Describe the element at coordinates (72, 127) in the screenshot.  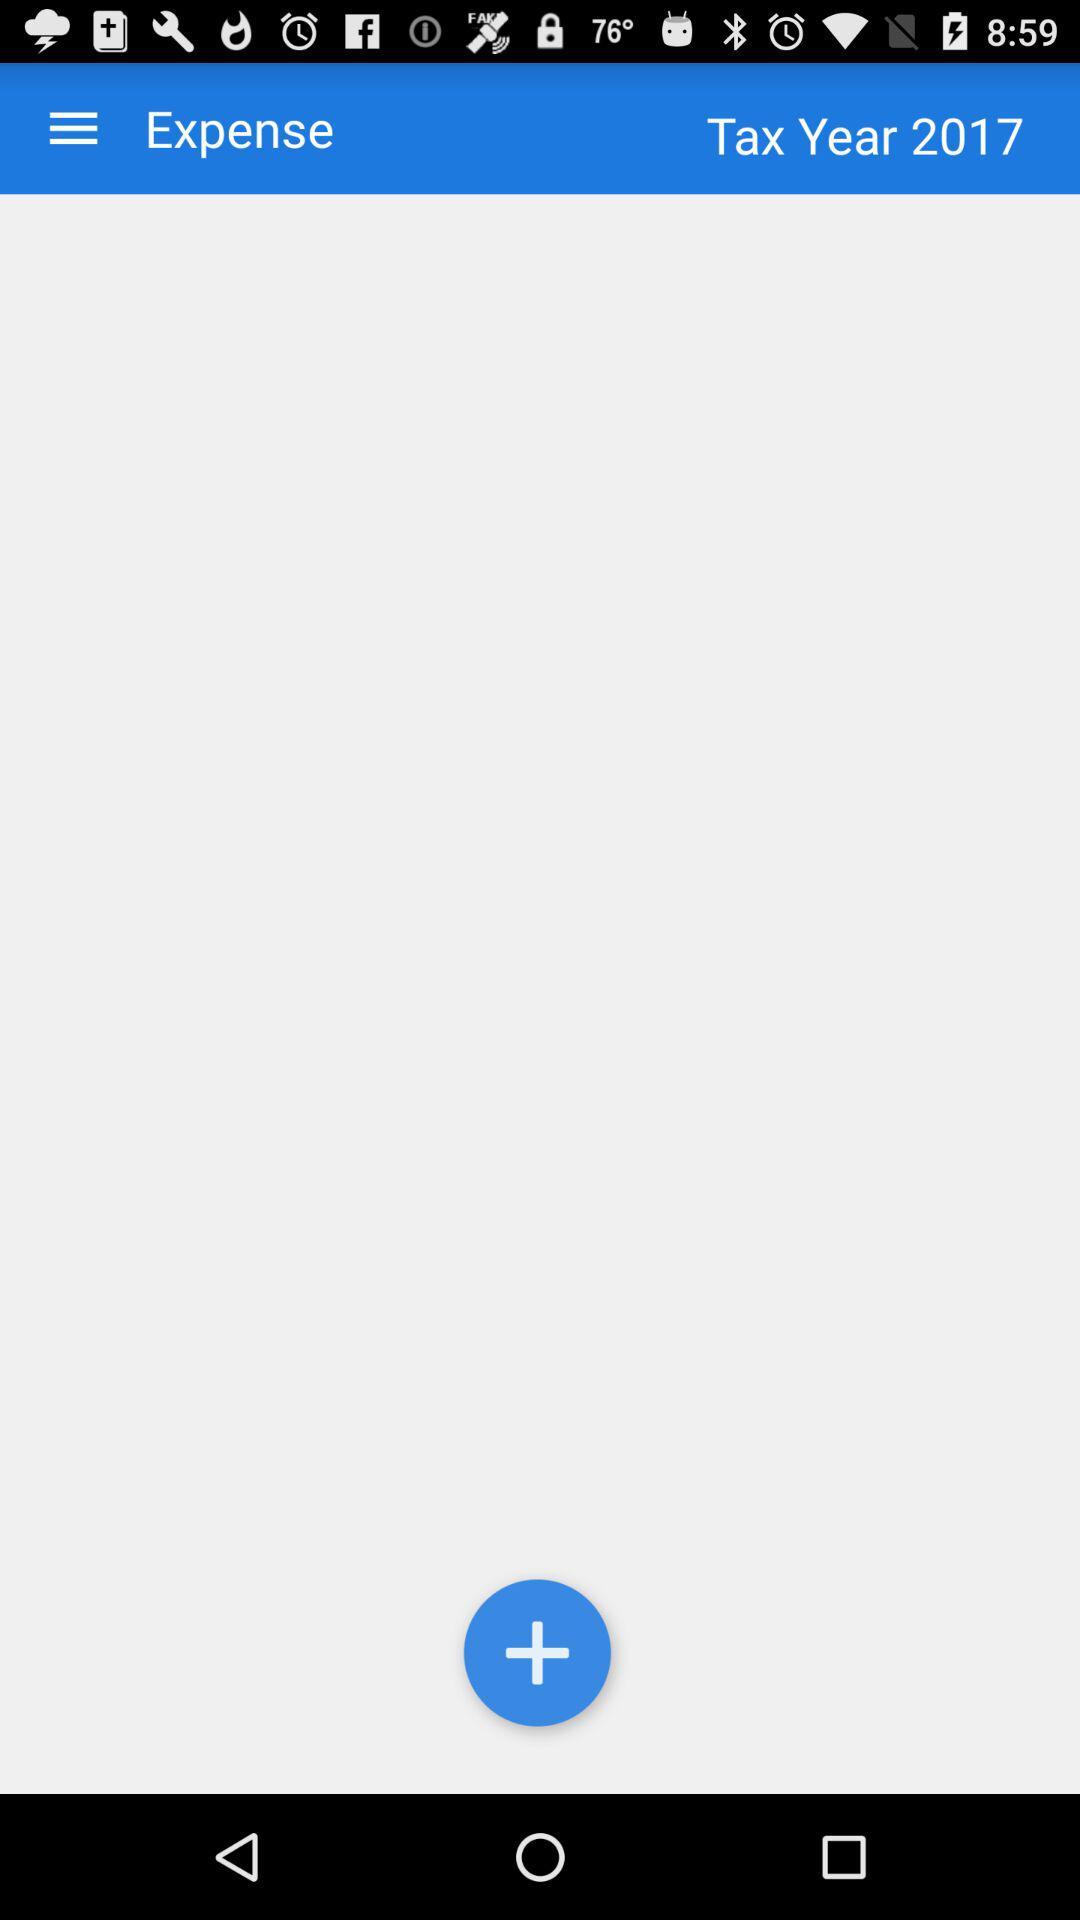
I see `the app to the left of the expense` at that location.